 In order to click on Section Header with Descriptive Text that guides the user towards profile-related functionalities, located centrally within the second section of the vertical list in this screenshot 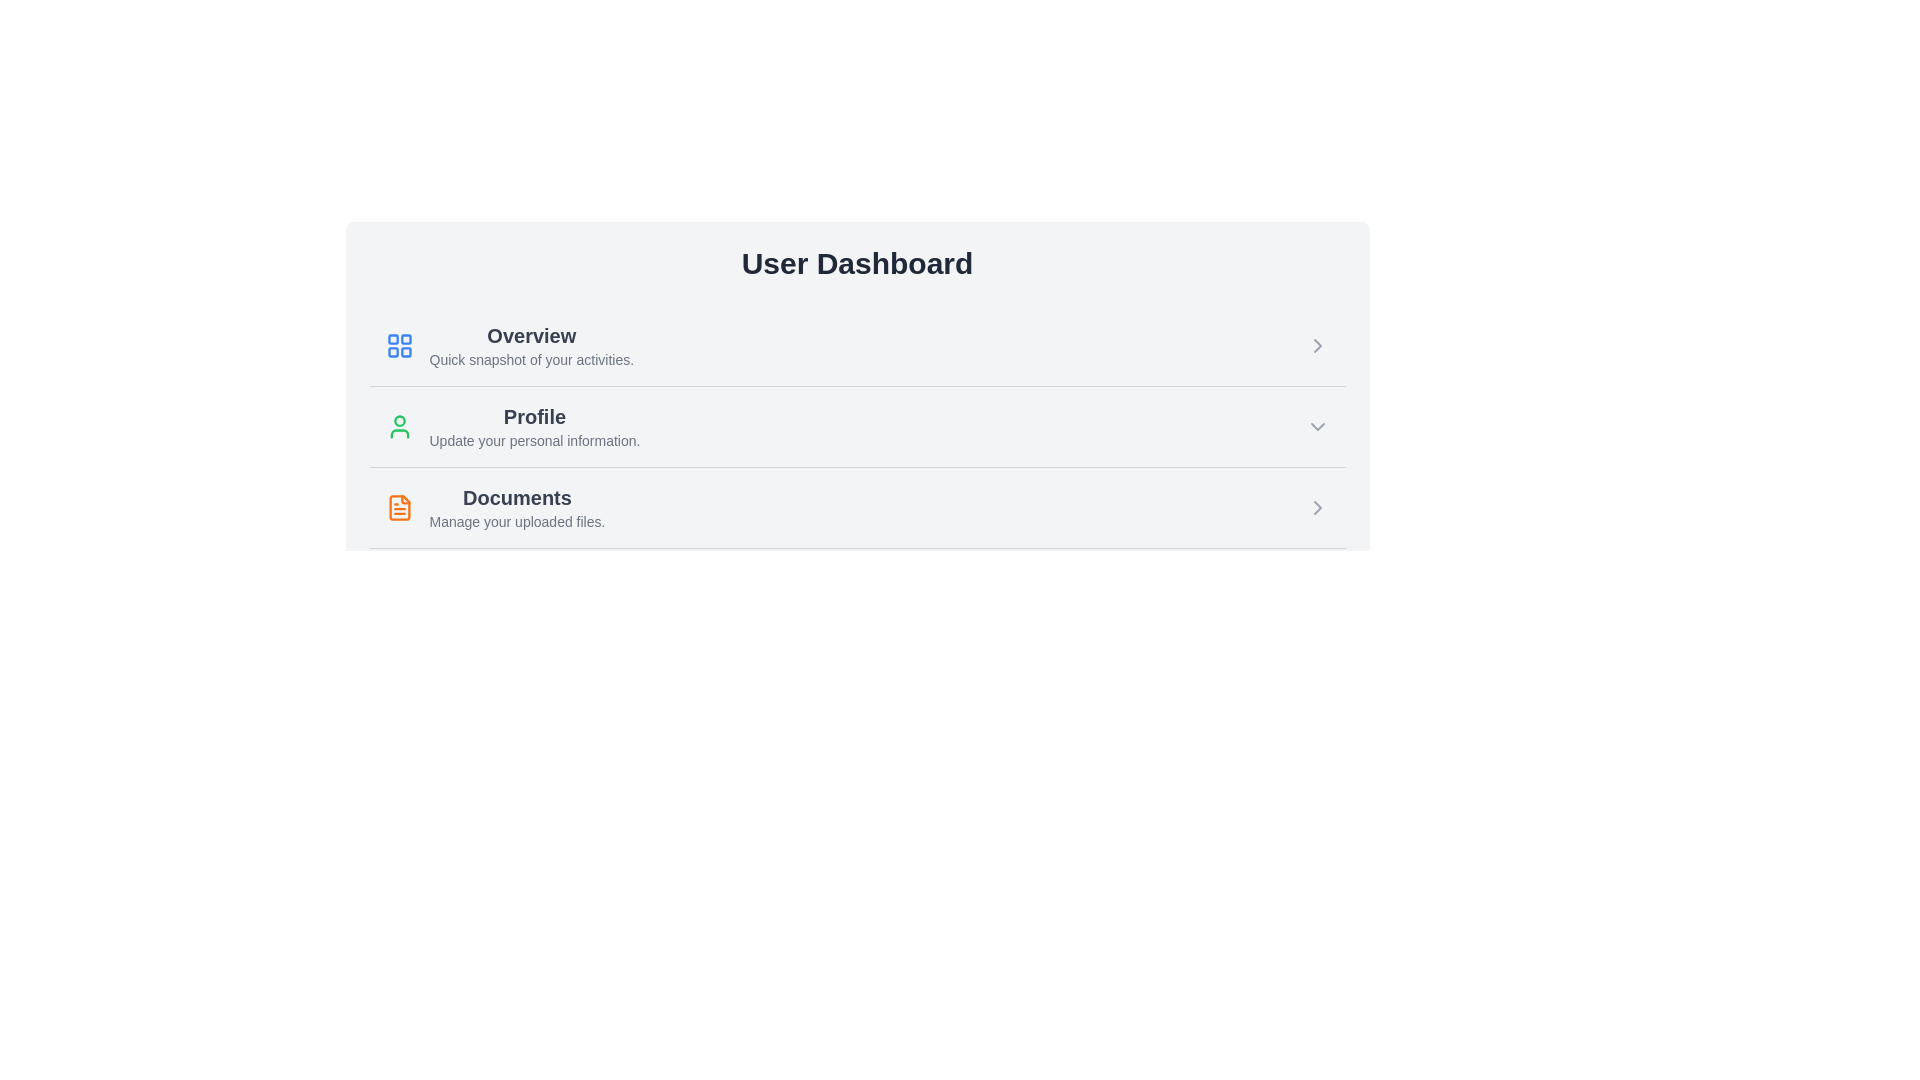, I will do `click(534, 426)`.